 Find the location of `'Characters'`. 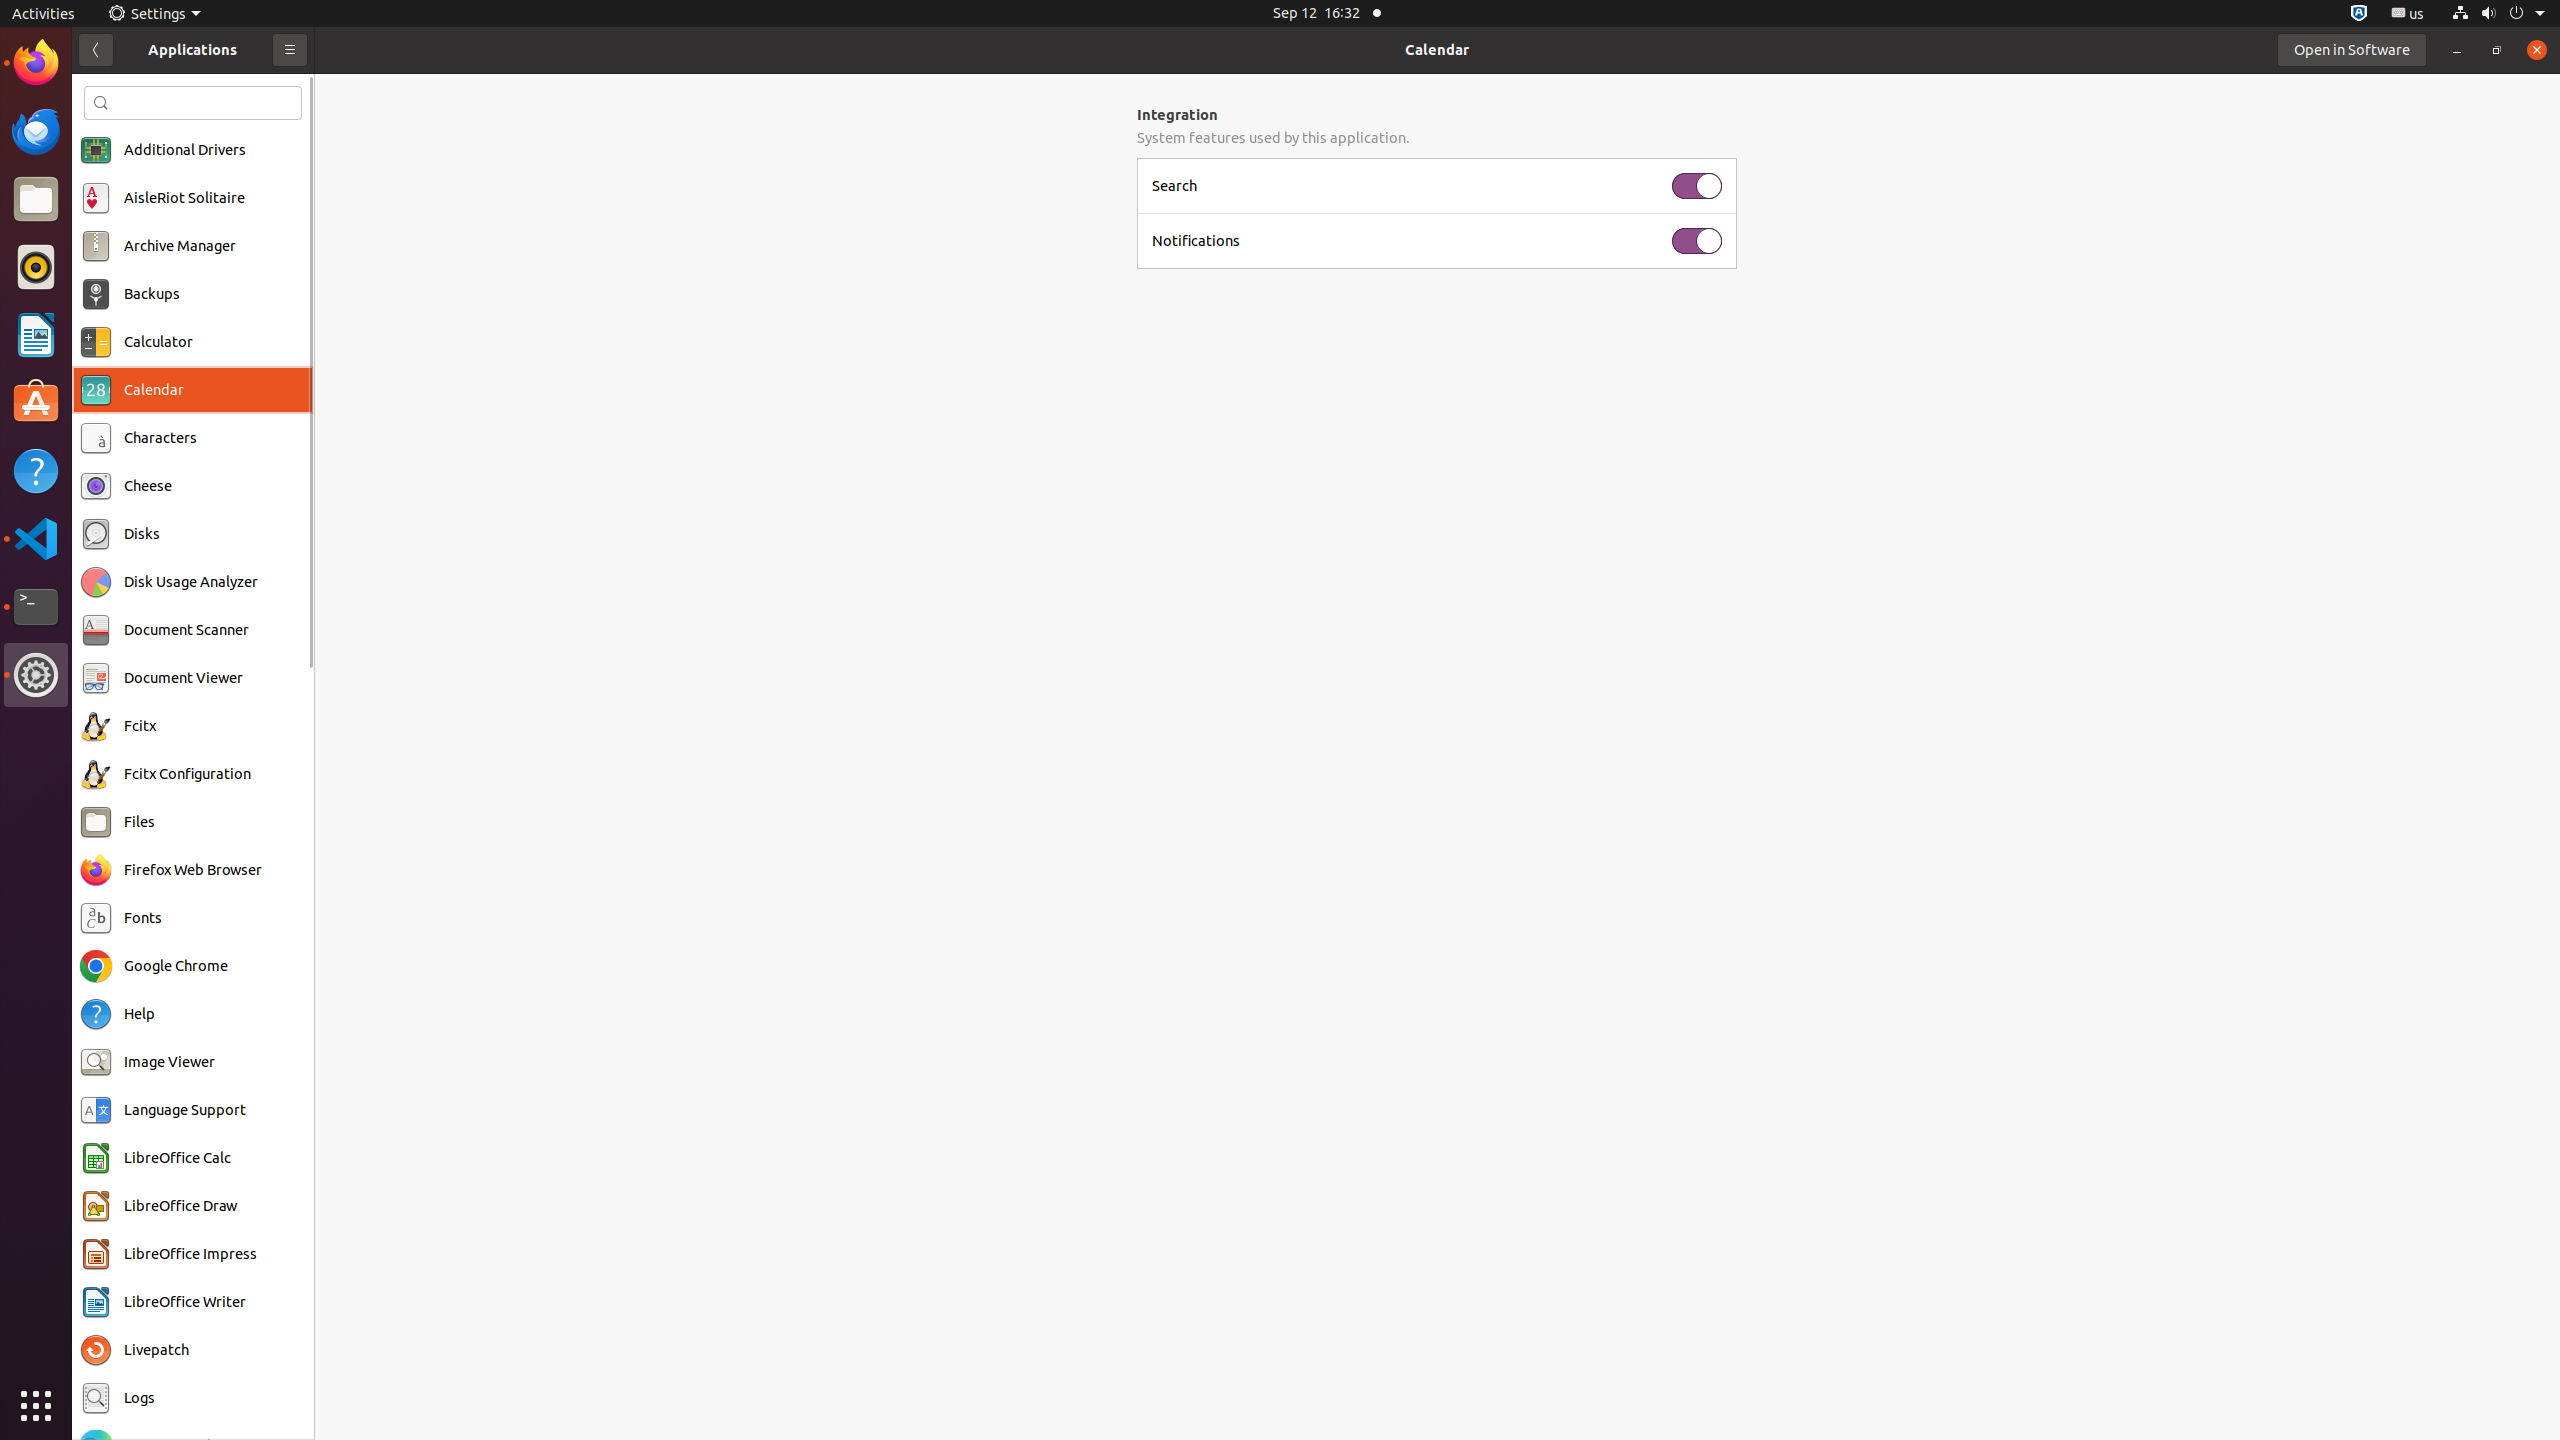

'Characters' is located at coordinates (159, 437).